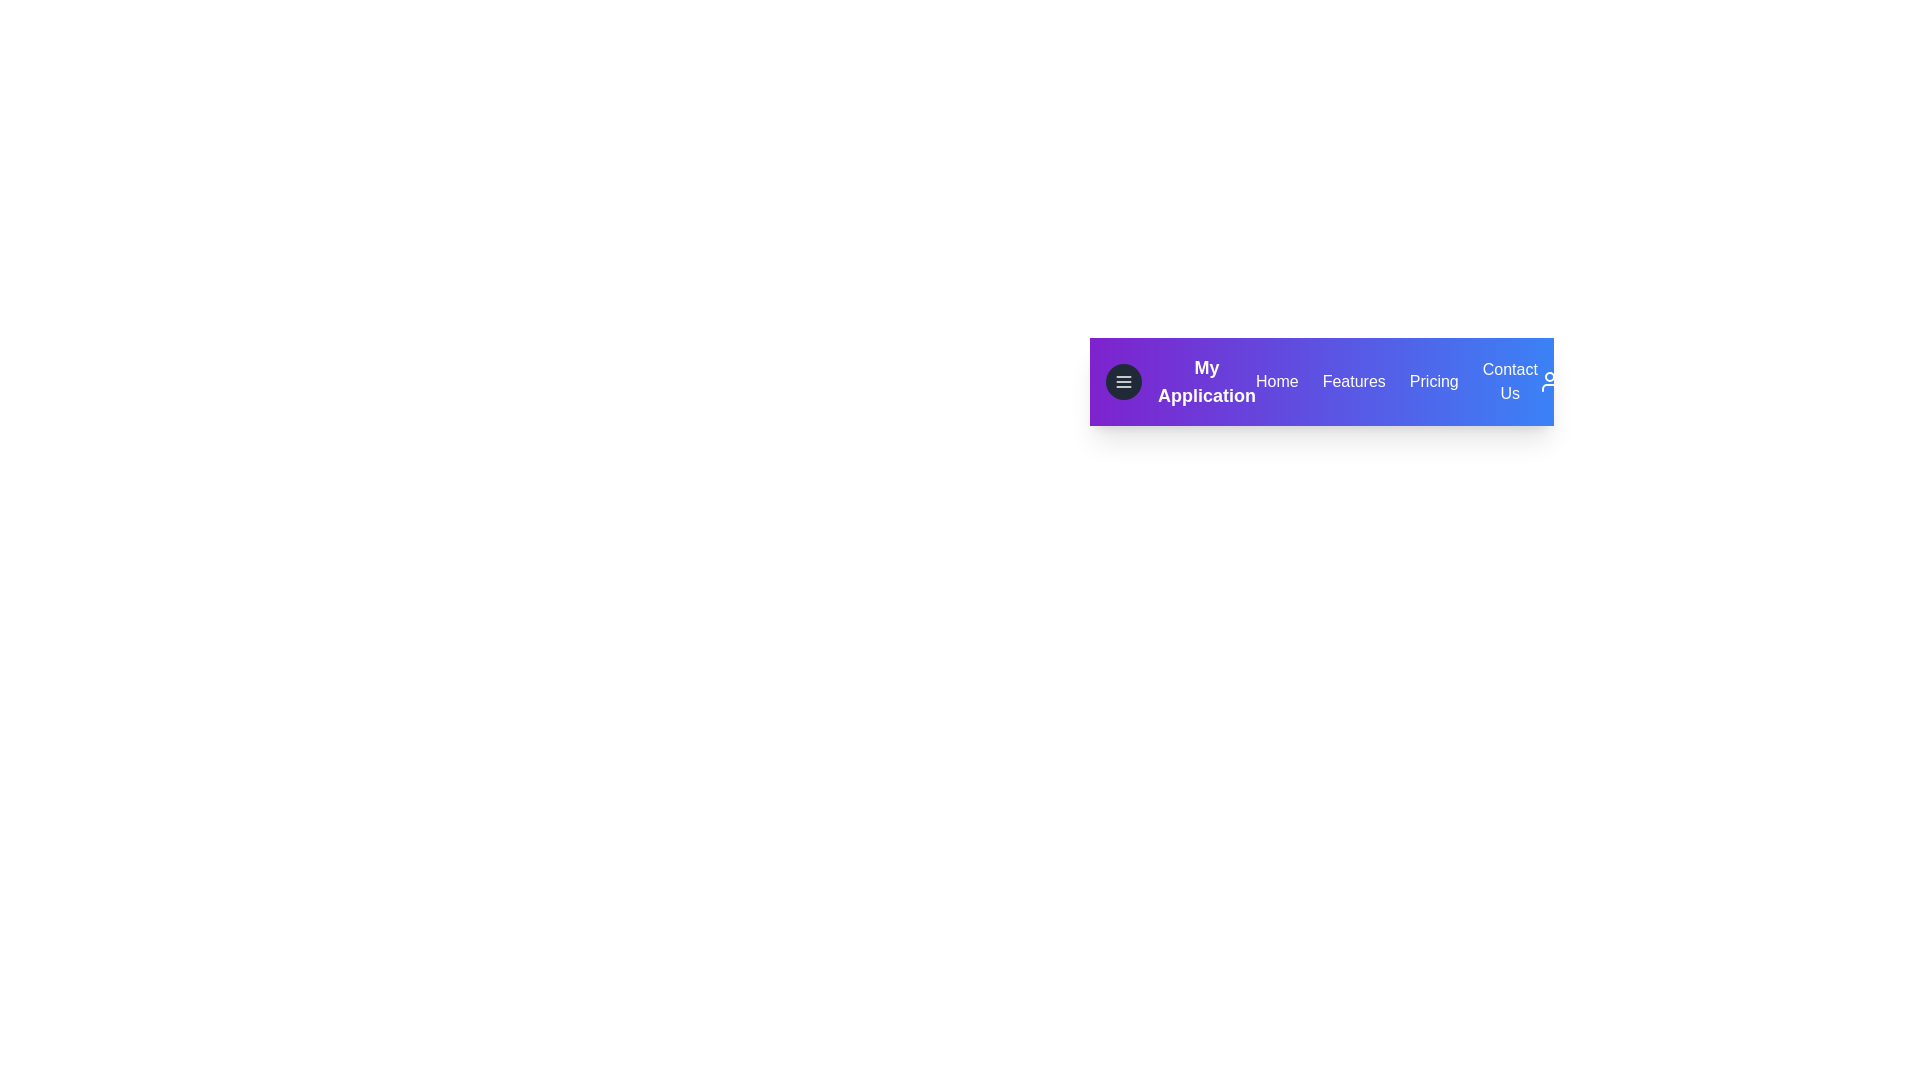 This screenshot has width=1920, height=1080. I want to click on the navigation link labeled Contact Us, so click(1510, 381).